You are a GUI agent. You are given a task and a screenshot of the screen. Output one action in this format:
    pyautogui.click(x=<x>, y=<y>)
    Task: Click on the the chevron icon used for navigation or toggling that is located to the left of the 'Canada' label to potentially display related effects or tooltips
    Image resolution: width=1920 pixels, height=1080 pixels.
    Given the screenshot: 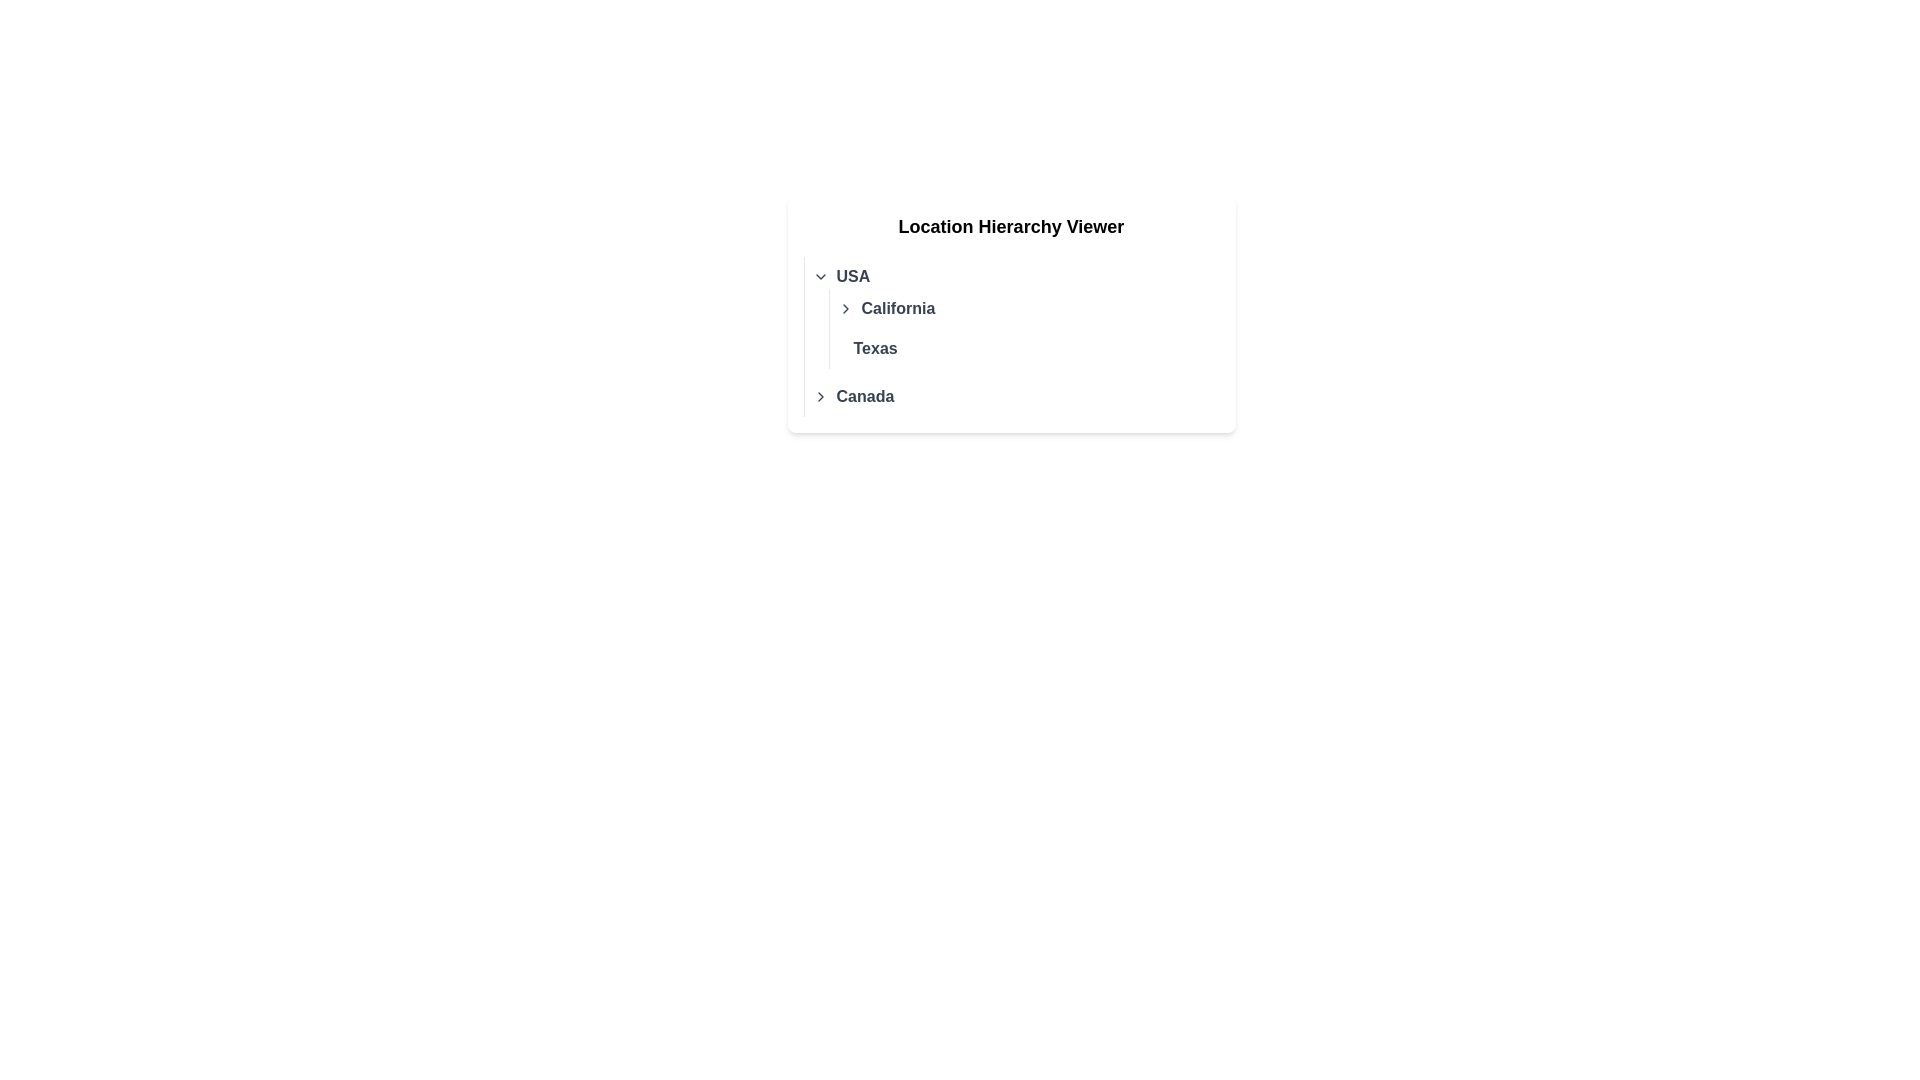 What is the action you would take?
    pyautogui.click(x=820, y=397)
    